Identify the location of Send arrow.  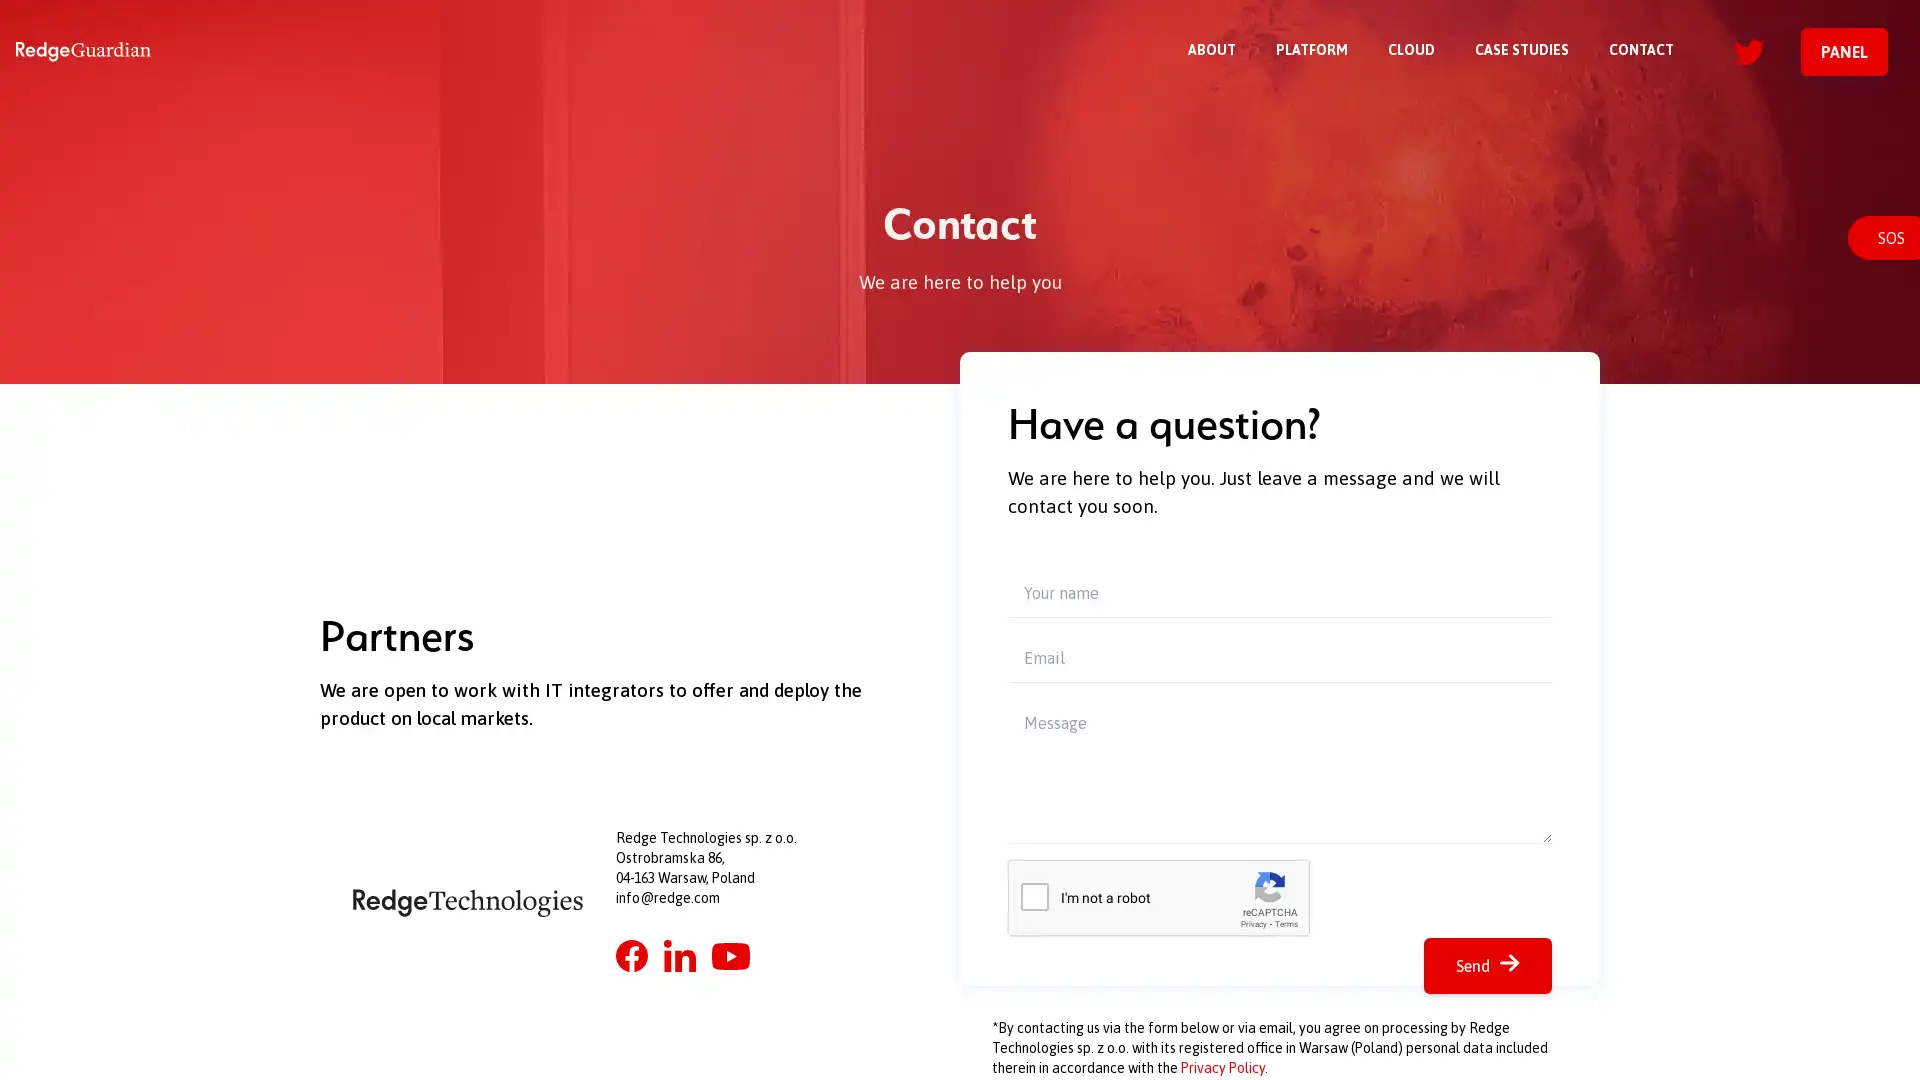
(1488, 963).